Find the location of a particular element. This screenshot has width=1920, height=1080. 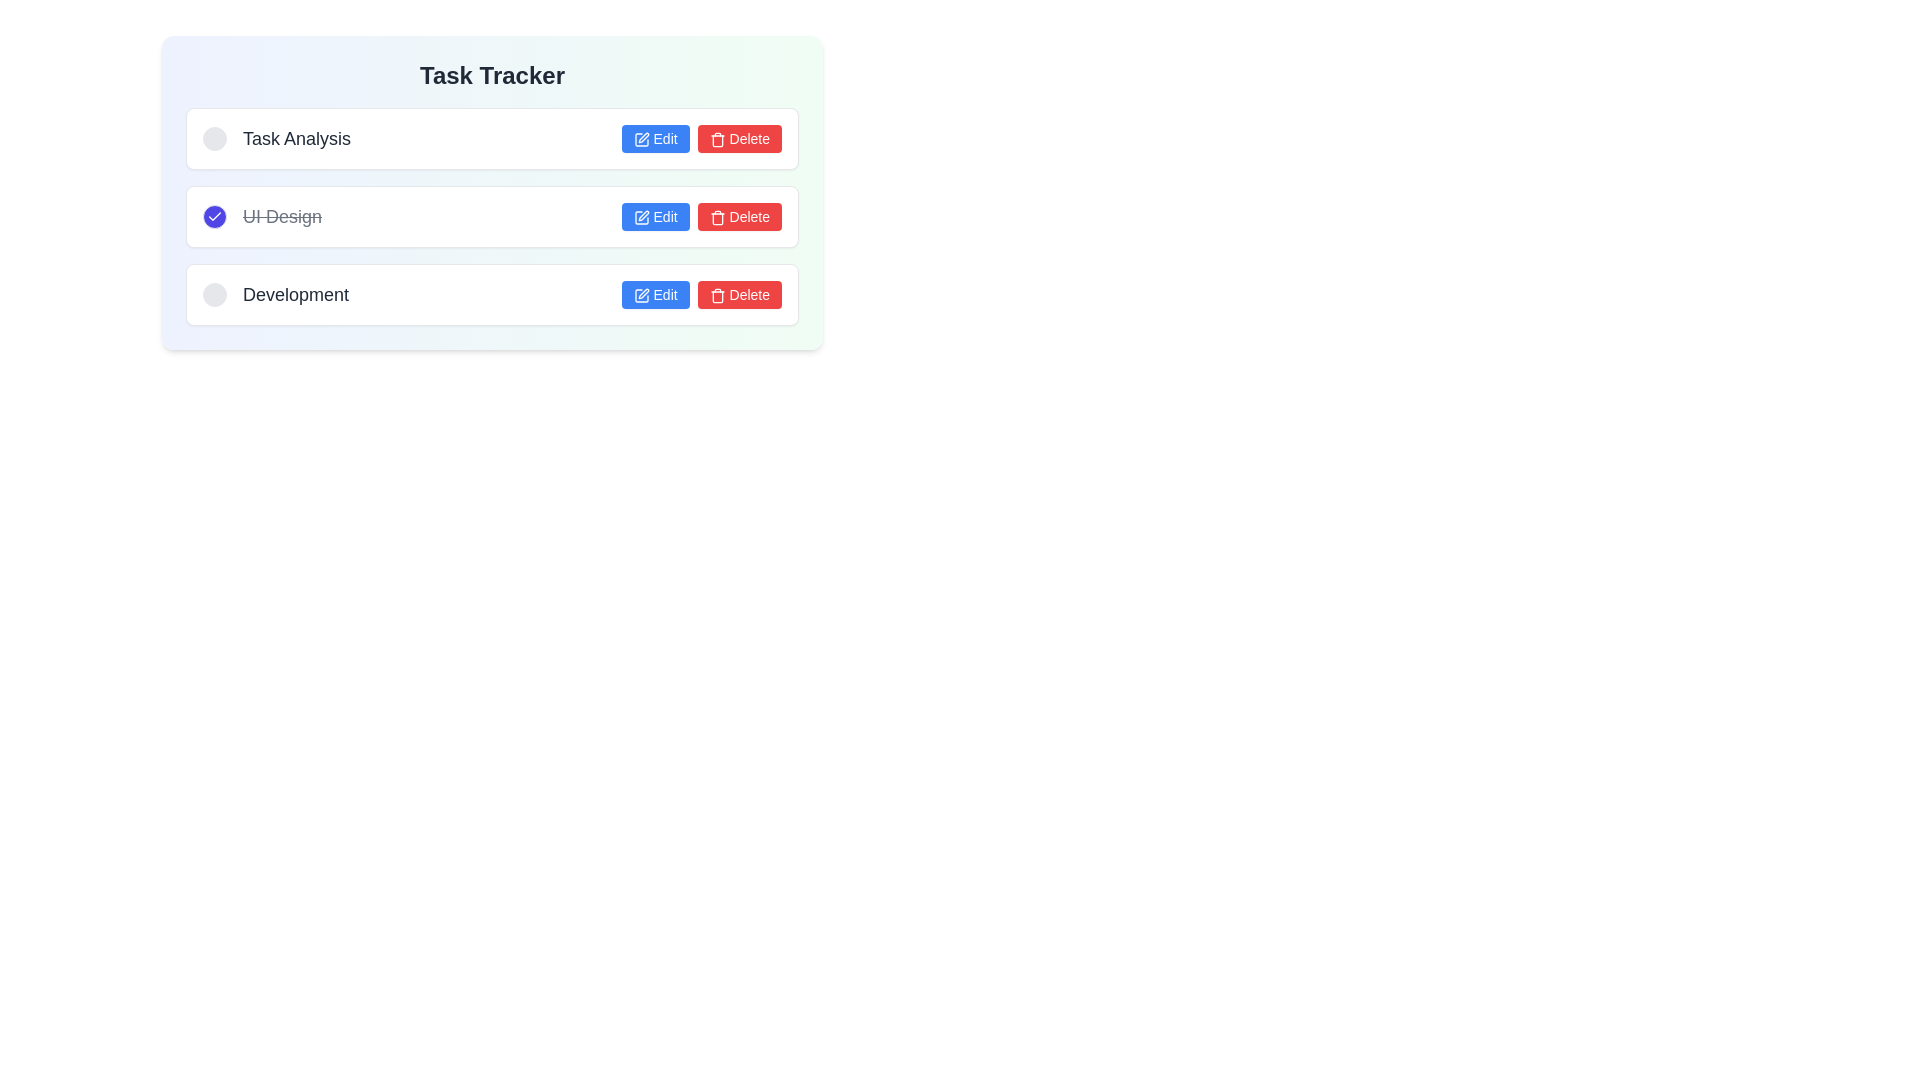

the trash icon within the red 'Delete' button is located at coordinates (717, 139).